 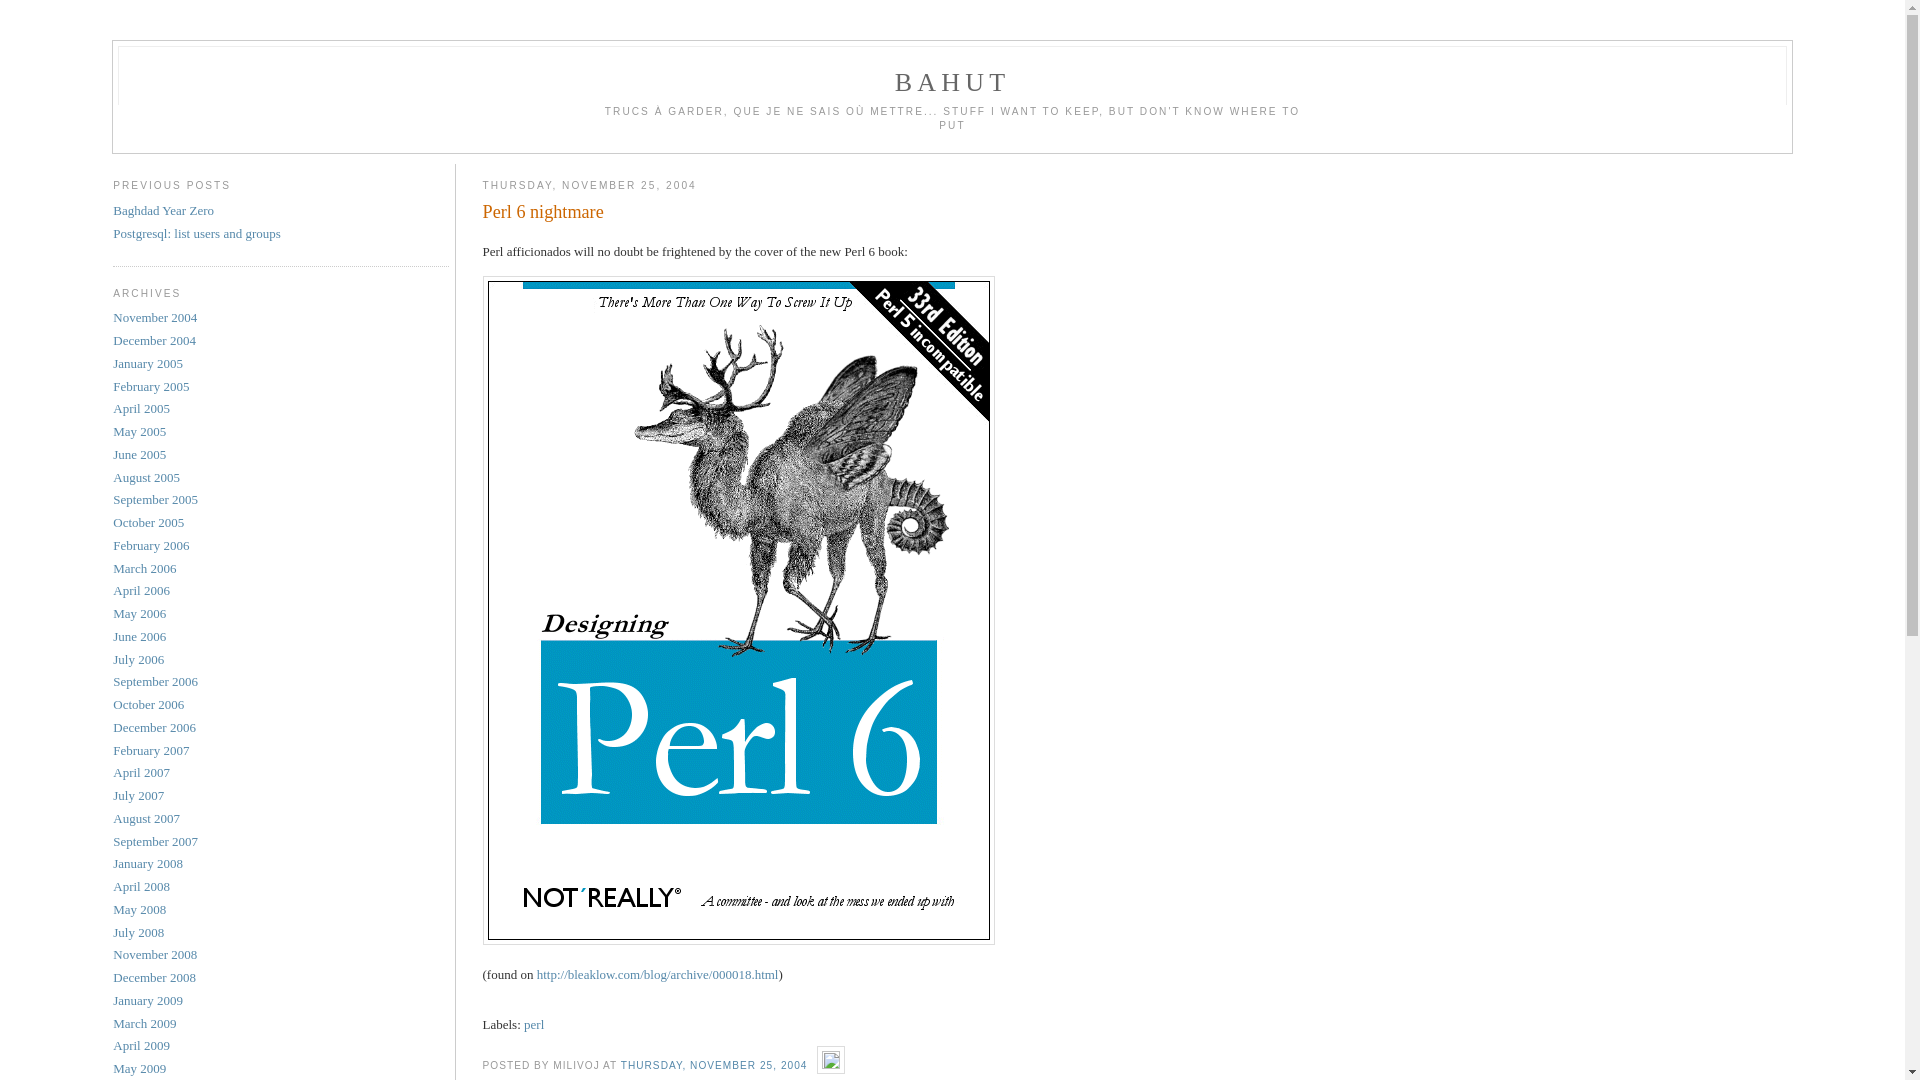 What do you see at coordinates (952, 81) in the screenshot?
I see `'BAHUT'` at bounding box center [952, 81].